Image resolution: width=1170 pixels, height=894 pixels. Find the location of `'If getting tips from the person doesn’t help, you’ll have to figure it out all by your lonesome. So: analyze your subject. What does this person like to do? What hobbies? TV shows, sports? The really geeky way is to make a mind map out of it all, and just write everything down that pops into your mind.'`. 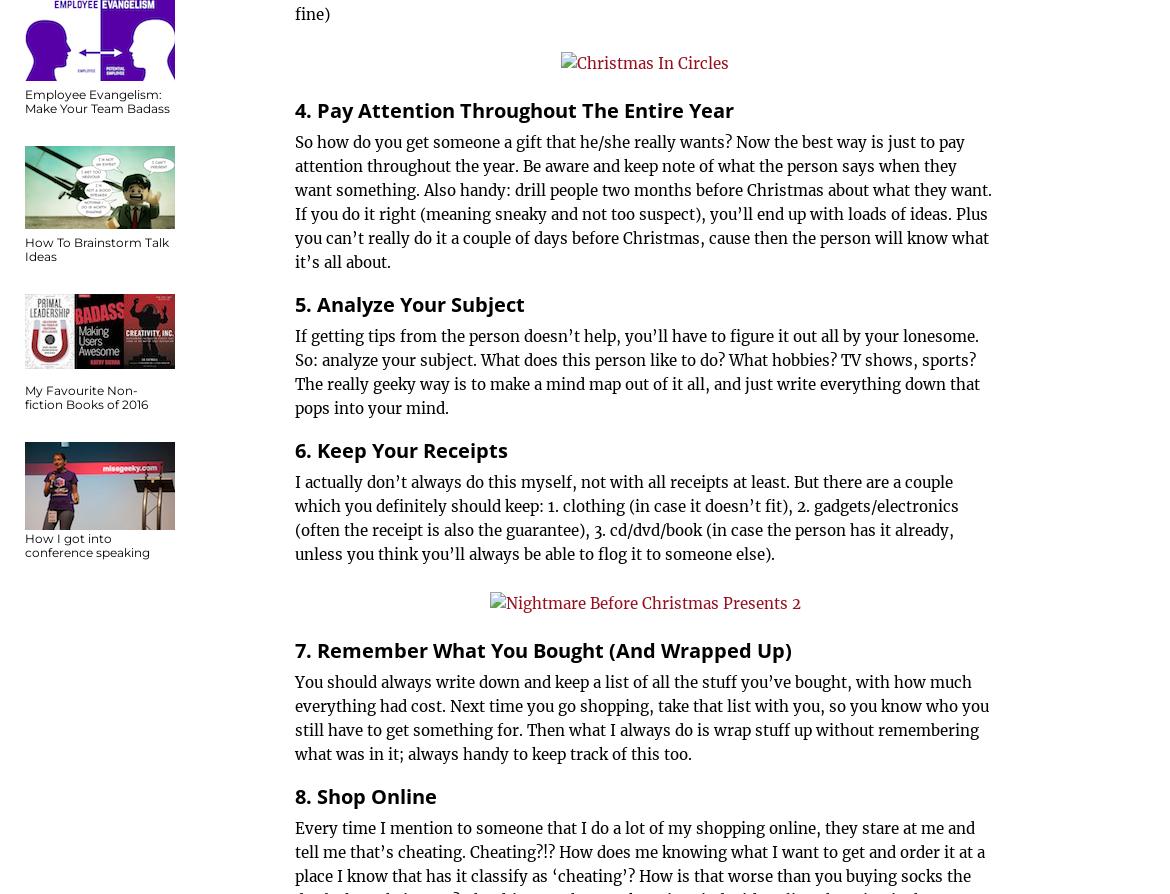

'If getting tips from the person doesn’t help, you’ll have to figure it out all by your lonesome. So: analyze your subject. What does this person like to do? What hobbies? TV shows, sports? The really geeky way is to make a mind map out of it all, and just write everything down that pops into your mind.' is located at coordinates (637, 371).